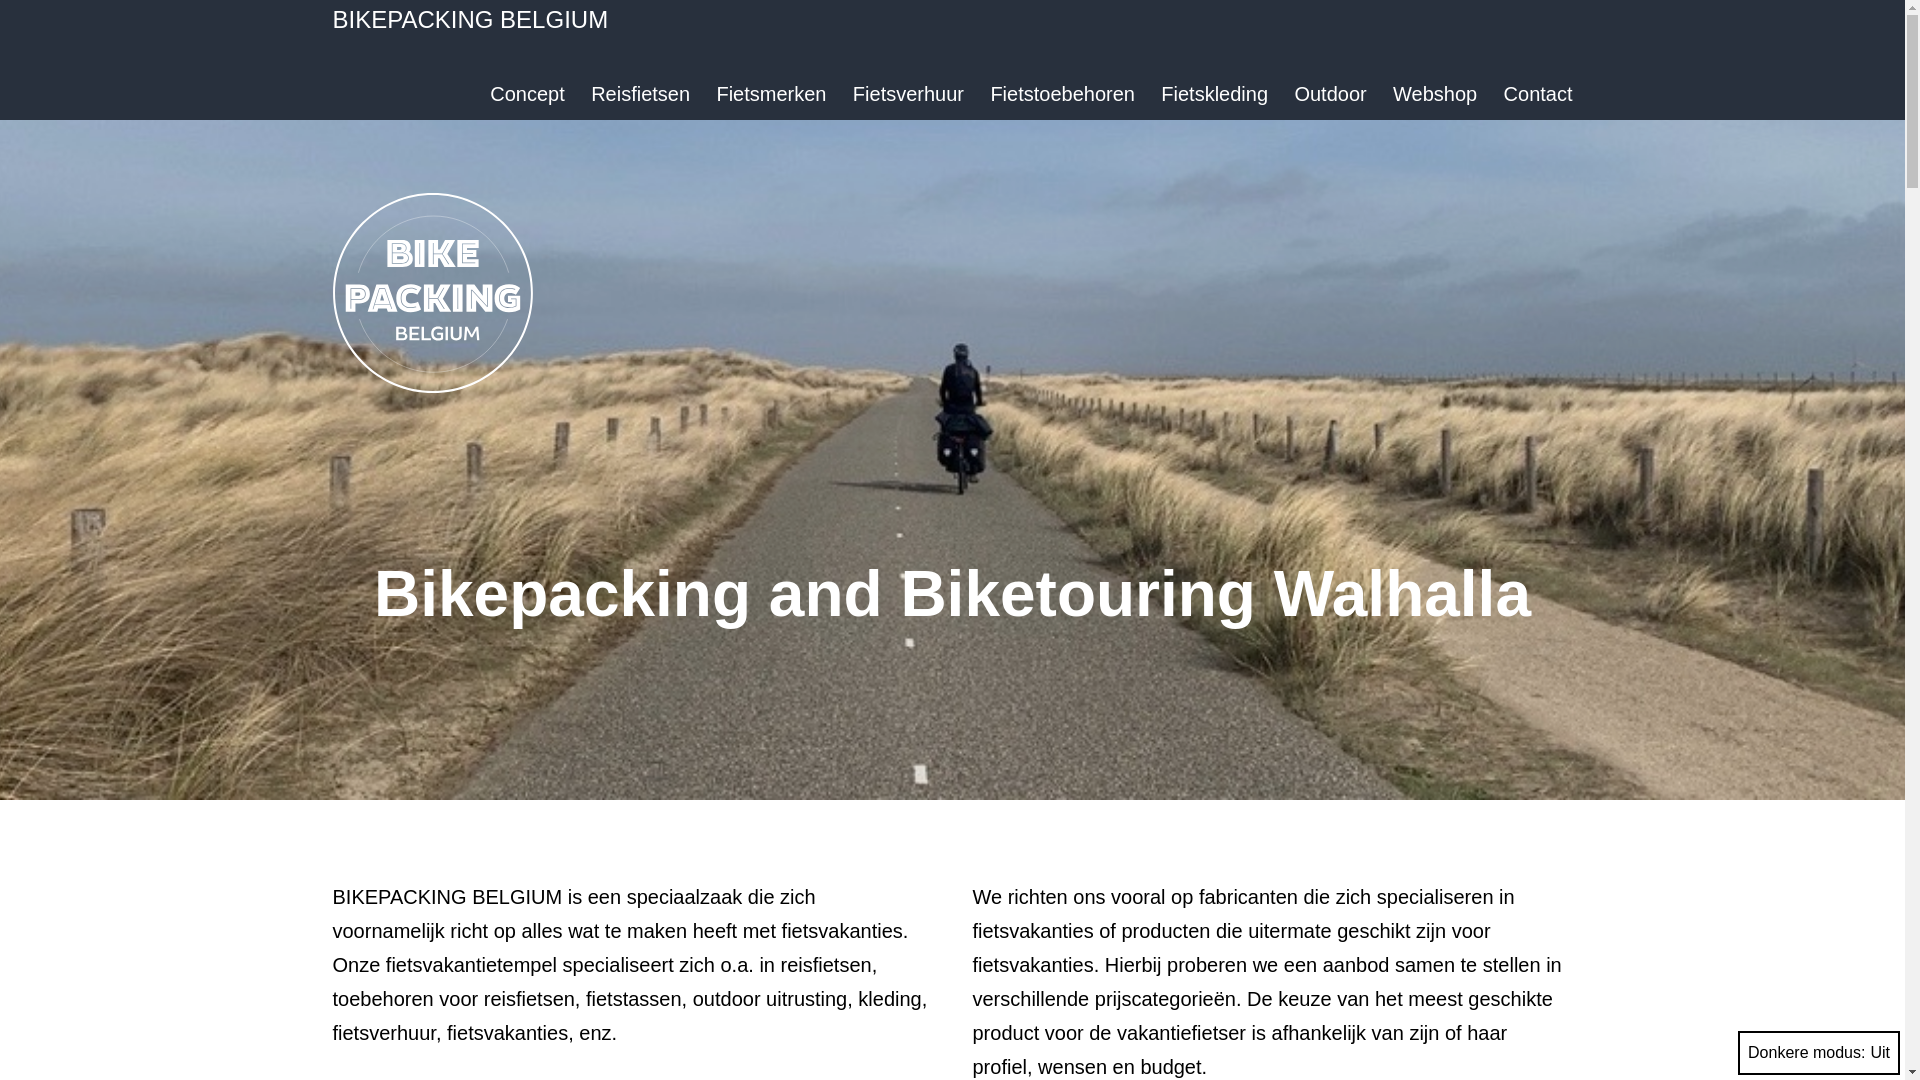 Image resolution: width=1920 pixels, height=1080 pixels. Describe the element at coordinates (1061, 94) in the screenshot. I see `'Fietstoebehoren'` at that location.